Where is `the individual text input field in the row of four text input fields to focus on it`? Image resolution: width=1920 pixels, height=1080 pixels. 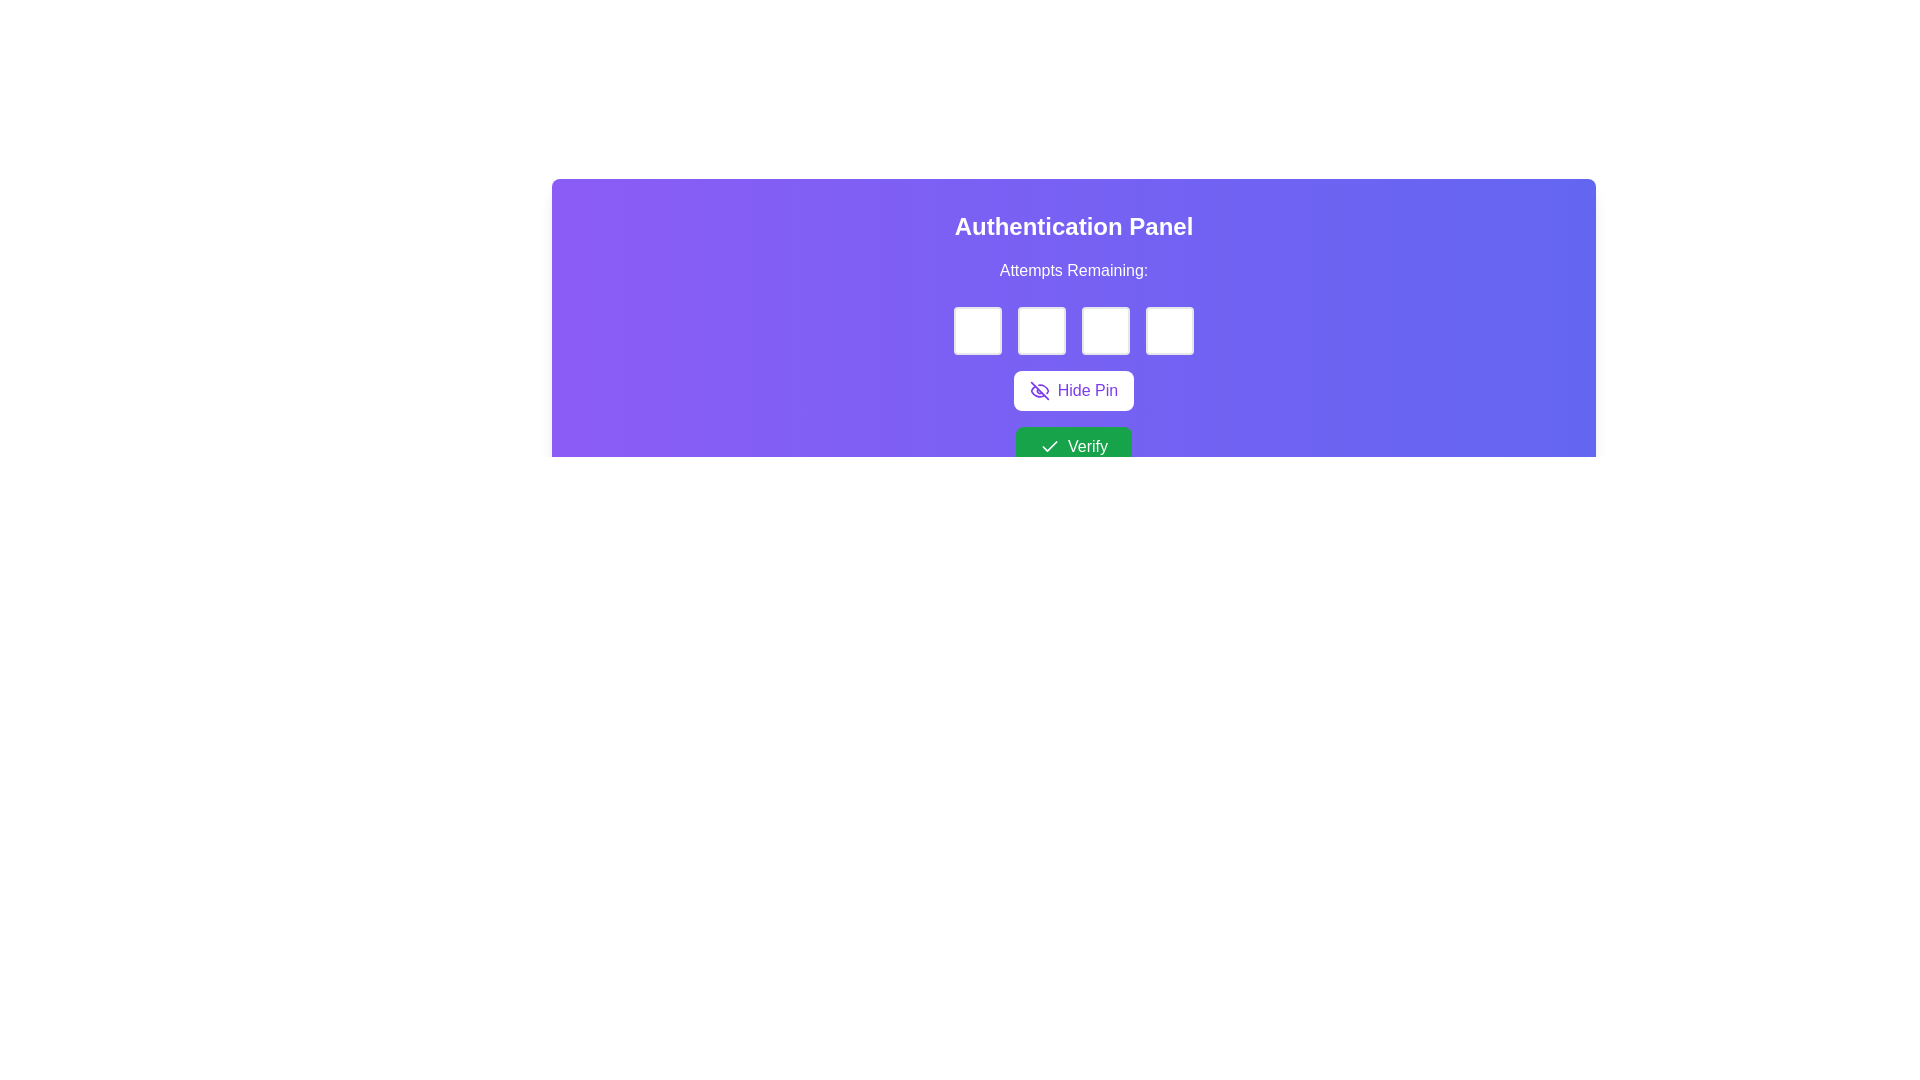
the individual text input field in the row of four text input fields to focus on it is located at coordinates (1073, 330).